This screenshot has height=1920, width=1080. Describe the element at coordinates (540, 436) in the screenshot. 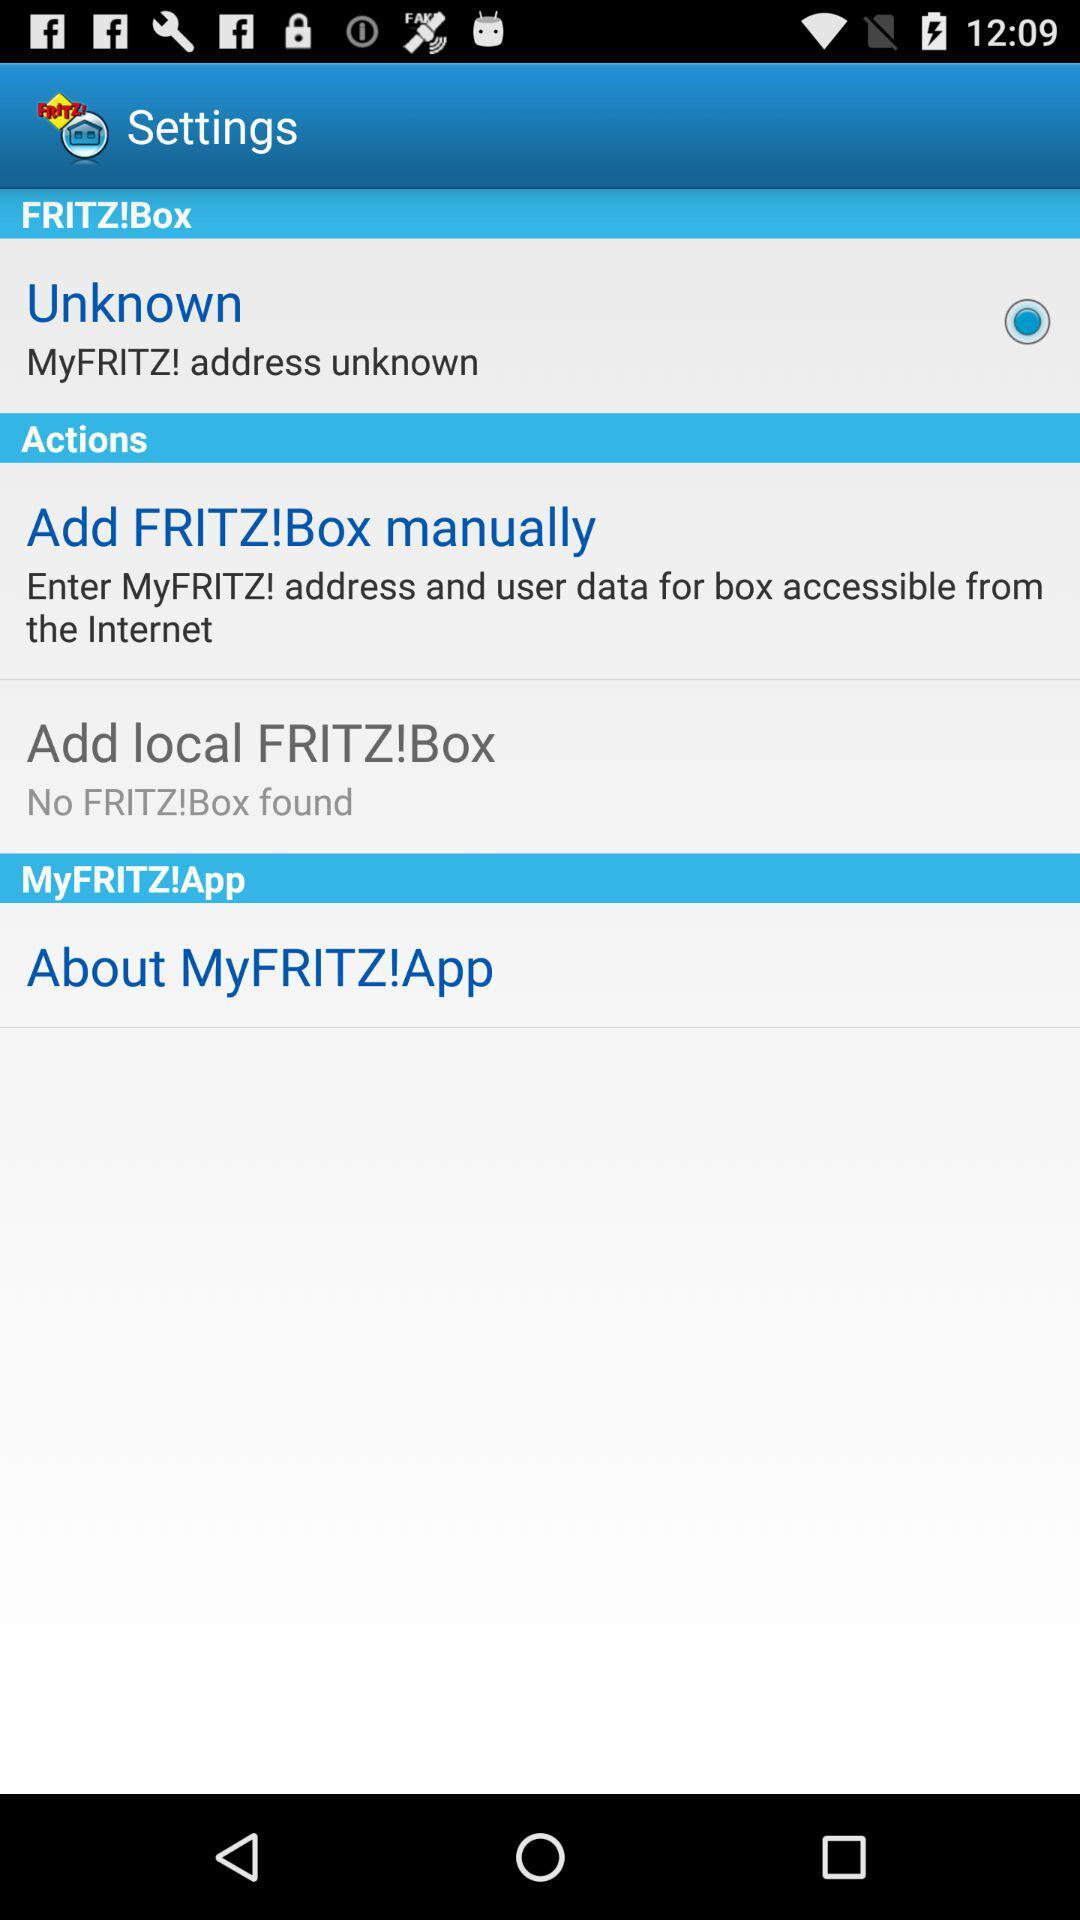

I see `actions item` at that location.